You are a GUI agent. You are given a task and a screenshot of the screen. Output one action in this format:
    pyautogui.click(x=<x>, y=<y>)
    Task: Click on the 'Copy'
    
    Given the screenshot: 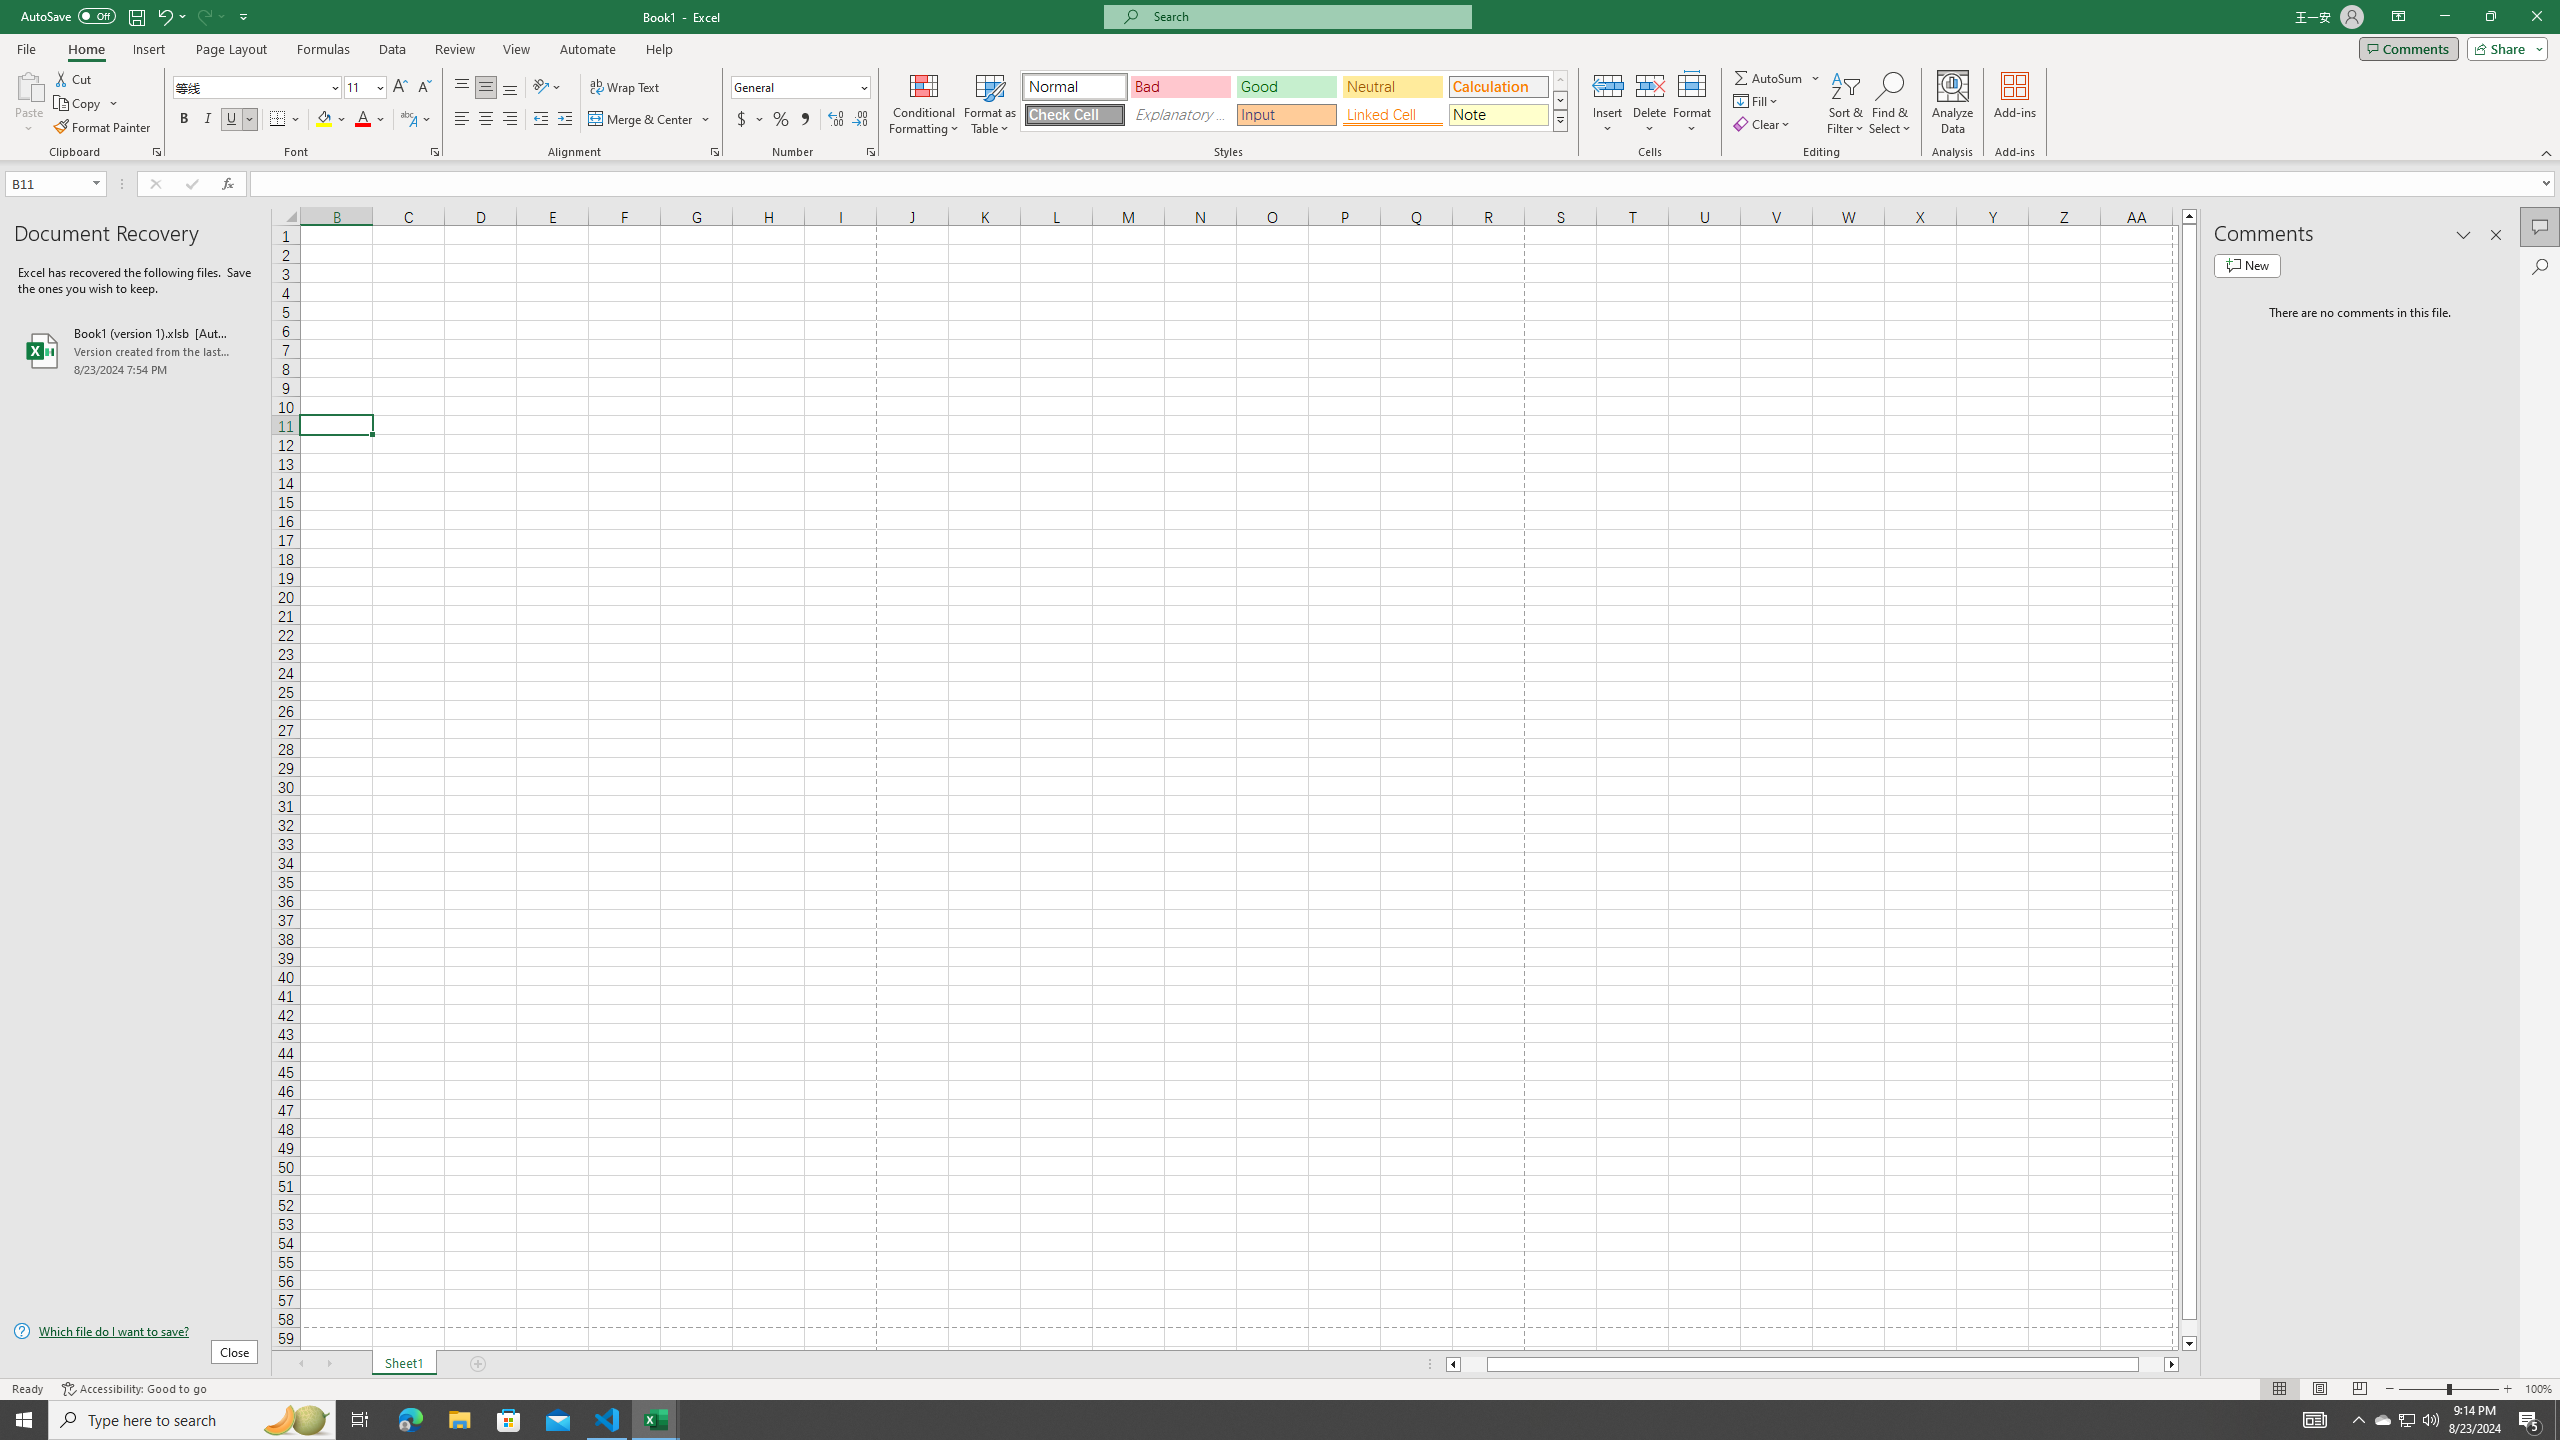 What is the action you would take?
    pyautogui.click(x=86, y=103)
    